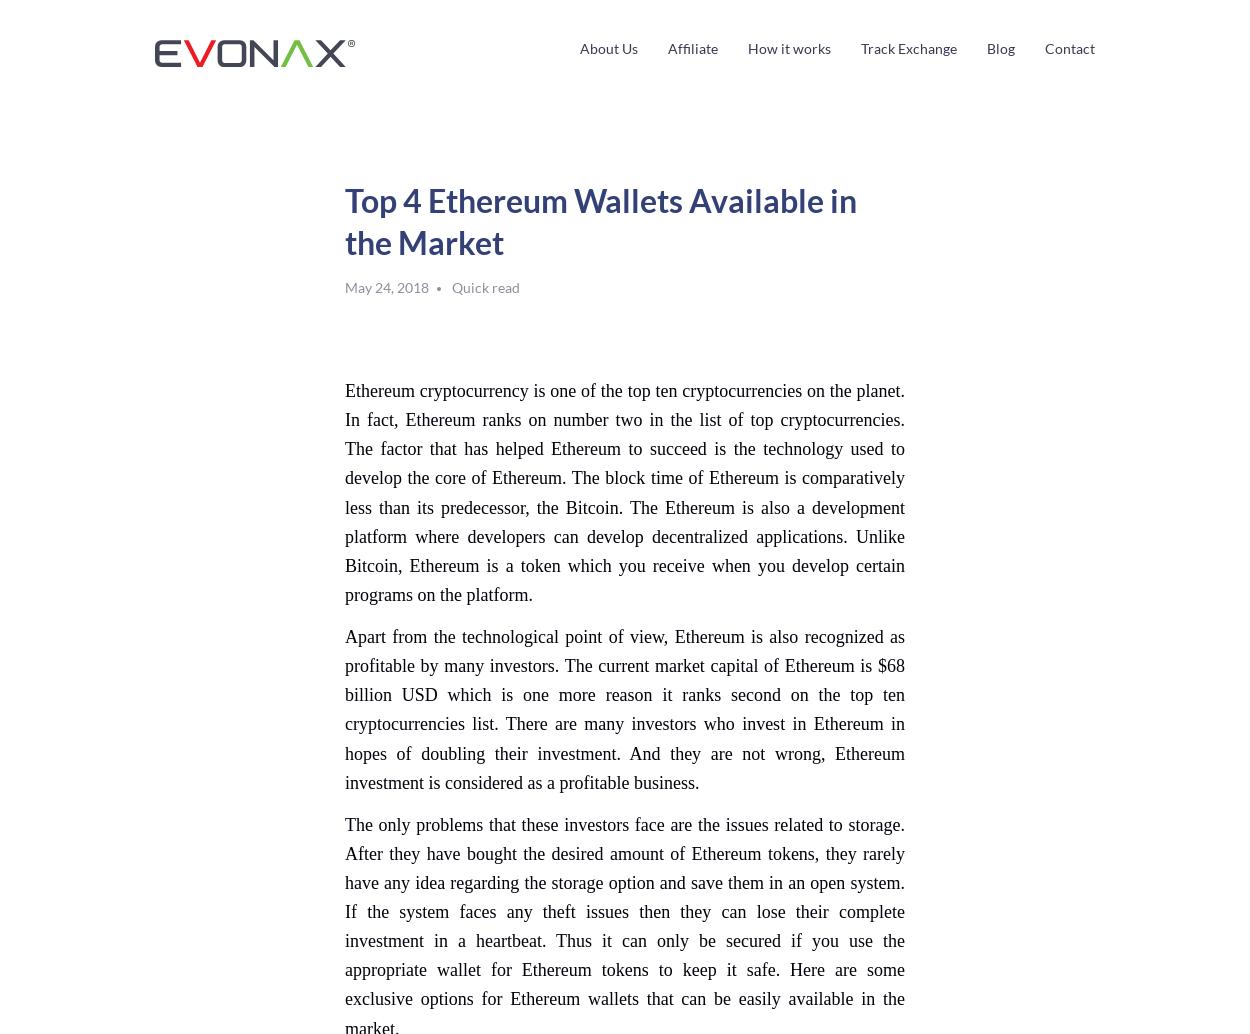  Describe the element at coordinates (1000, 48) in the screenshot. I see `'Blog'` at that location.